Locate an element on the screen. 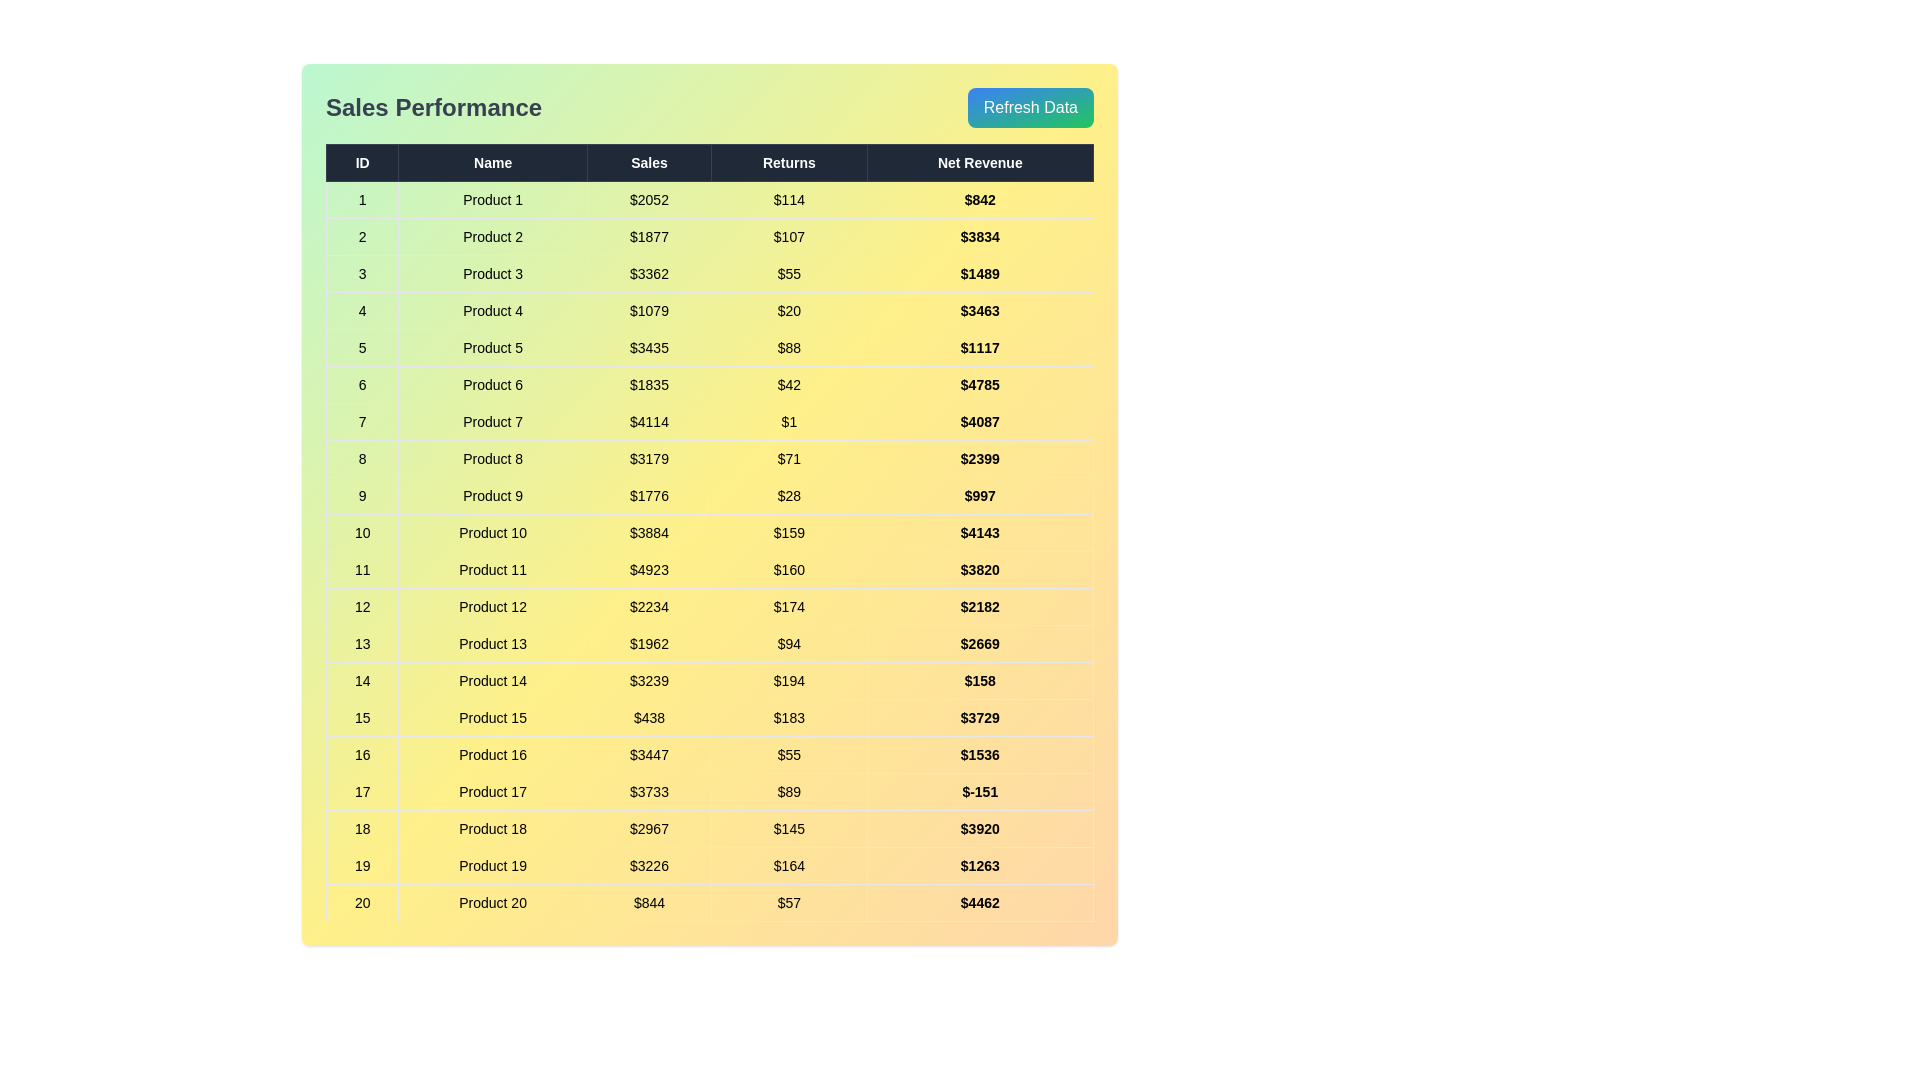 Image resolution: width=1920 pixels, height=1080 pixels. the column header ID to sort the data by that column is located at coordinates (362, 161).